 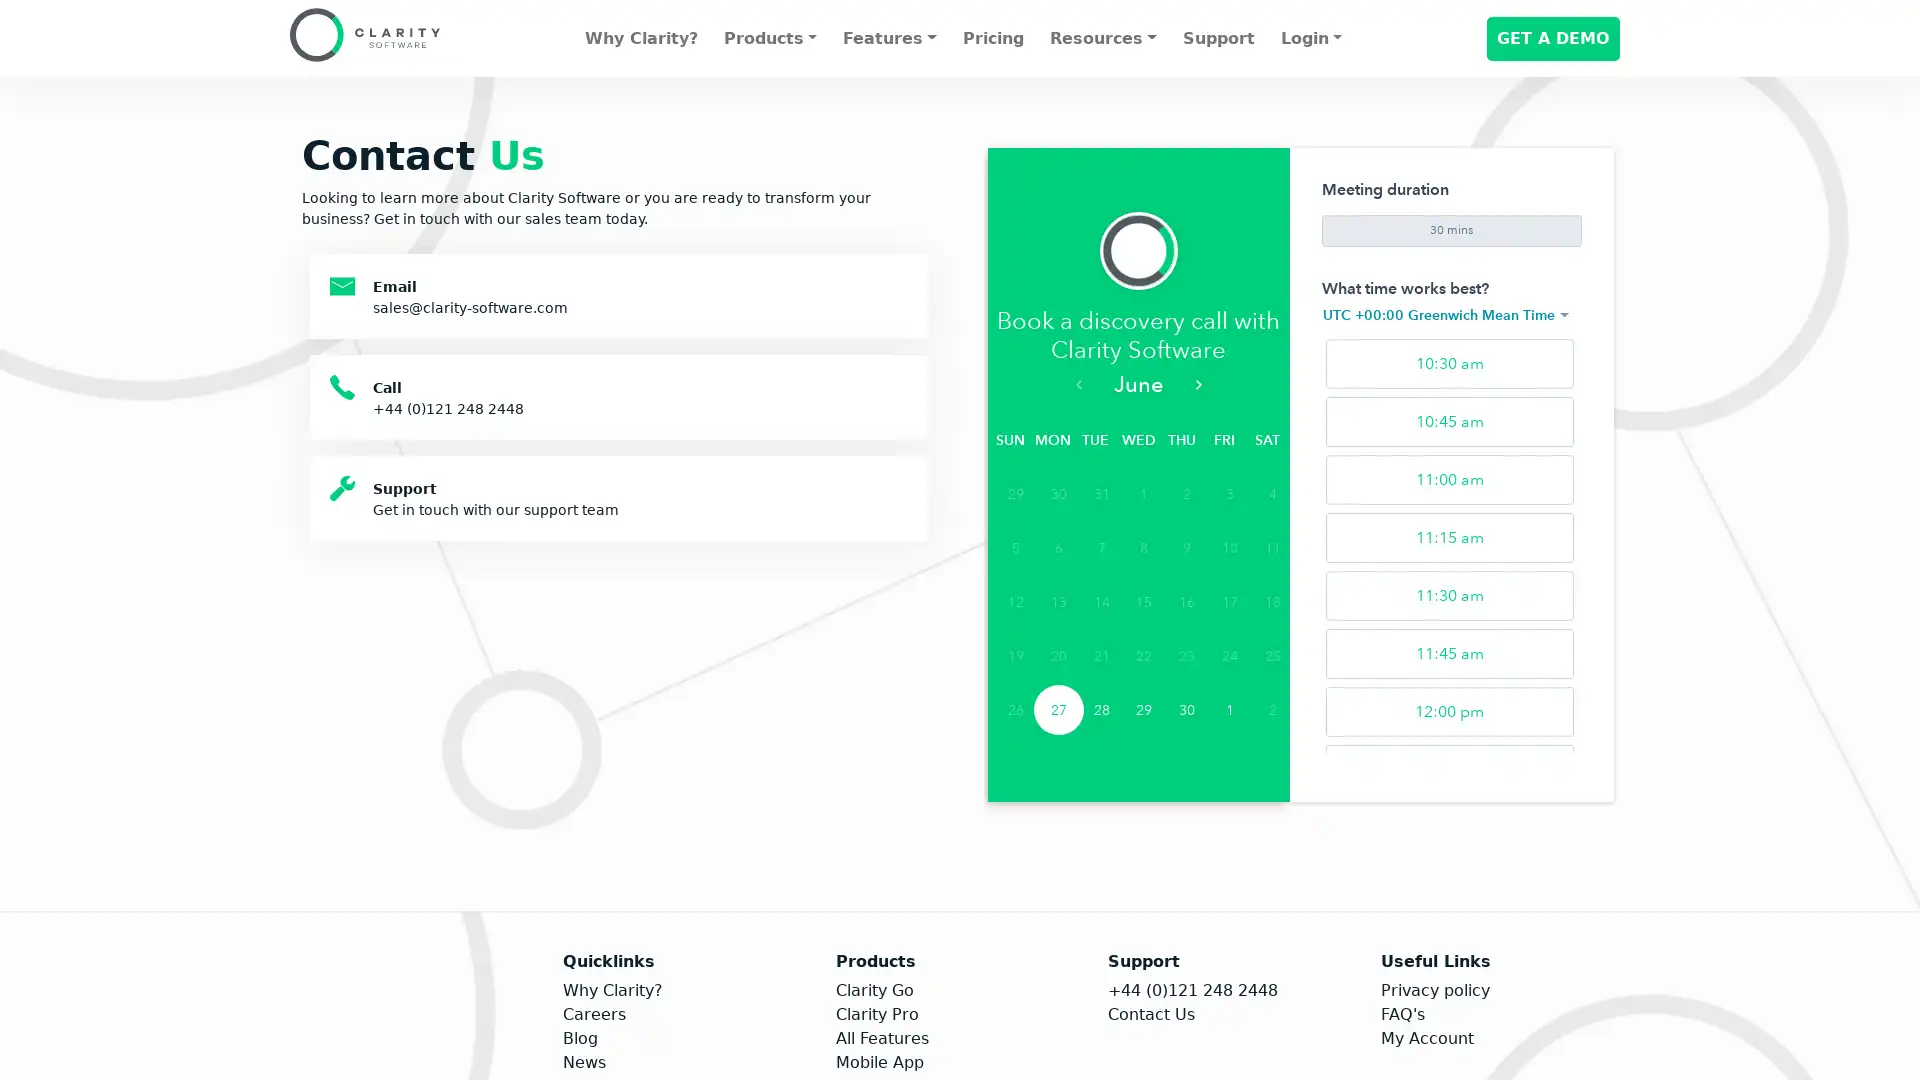 What do you see at coordinates (1310, 38) in the screenshot?
I see `Login` at bounding box center [1310, 38].